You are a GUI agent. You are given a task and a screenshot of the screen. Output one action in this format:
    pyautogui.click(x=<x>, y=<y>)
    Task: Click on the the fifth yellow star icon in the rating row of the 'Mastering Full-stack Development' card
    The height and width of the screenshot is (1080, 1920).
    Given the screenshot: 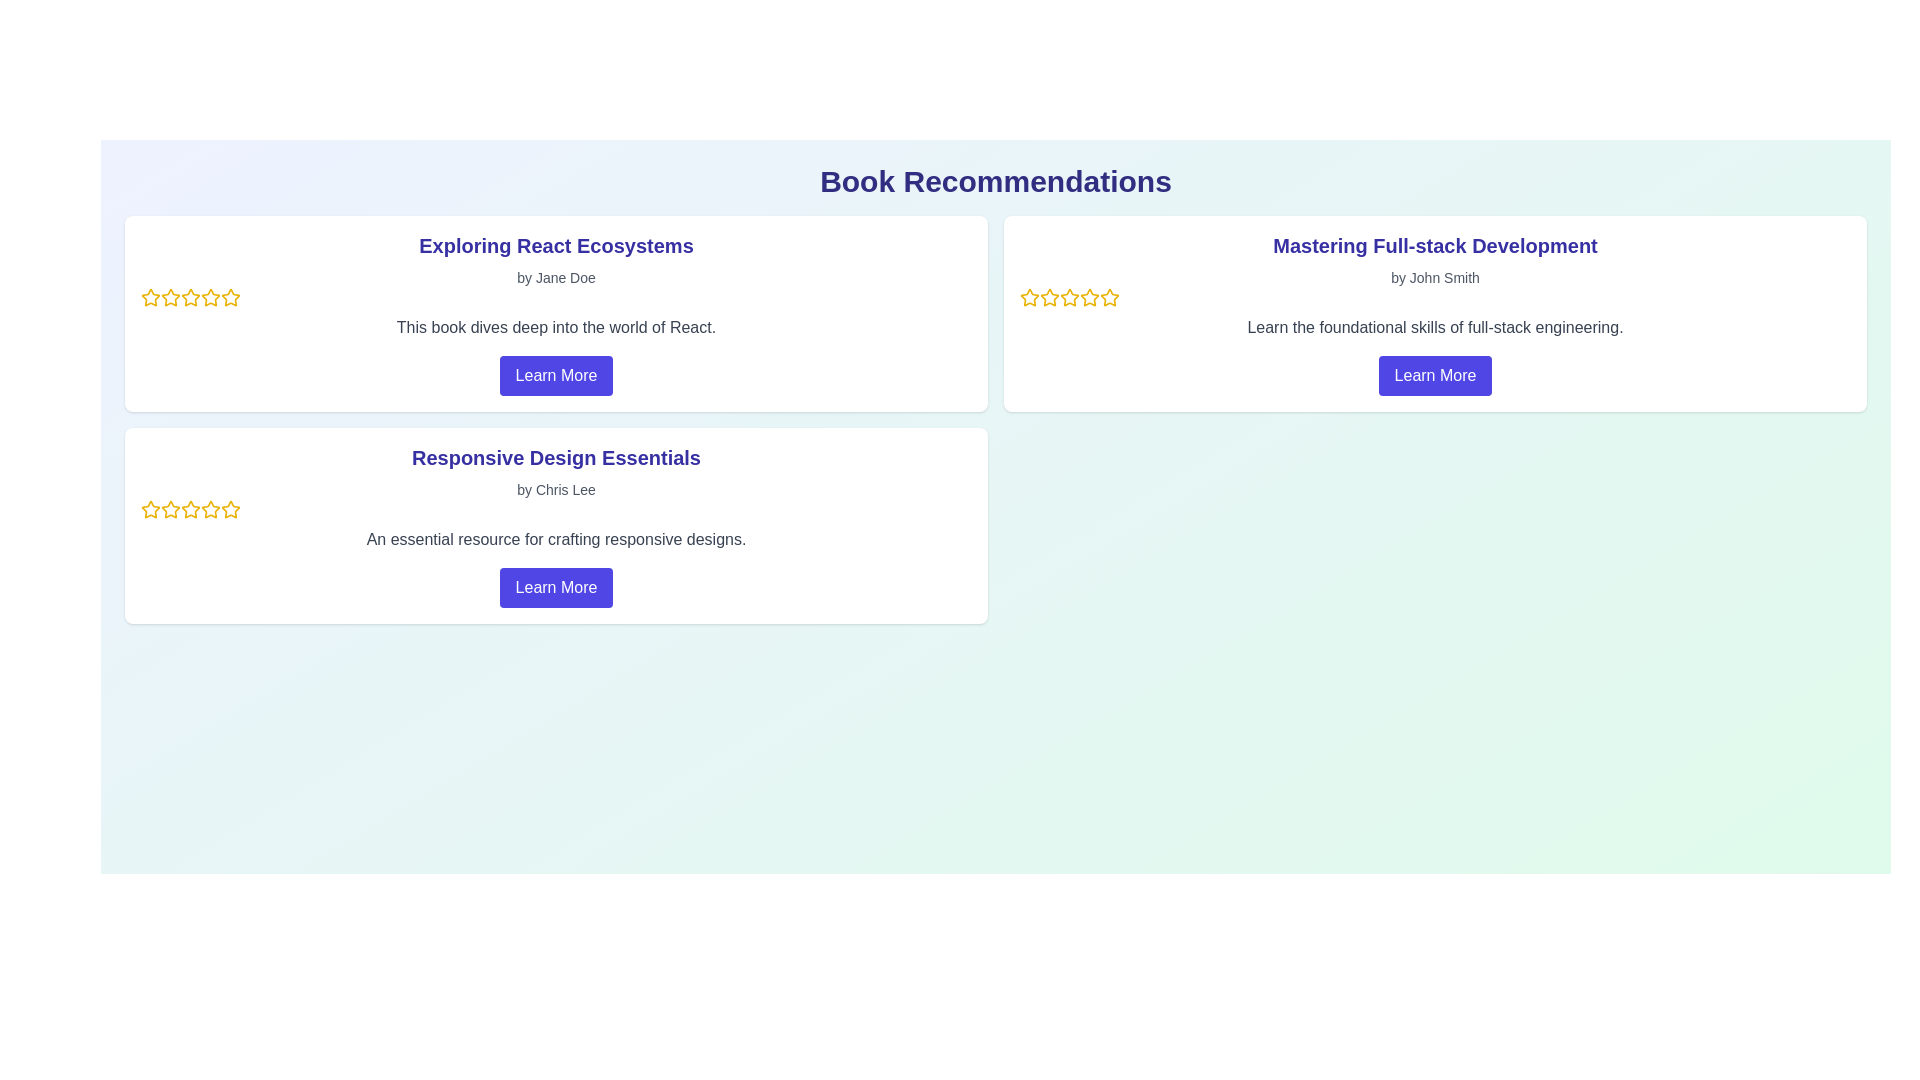 What is the action you would take?
    pyautogui.click(x=1088, y=297)
    